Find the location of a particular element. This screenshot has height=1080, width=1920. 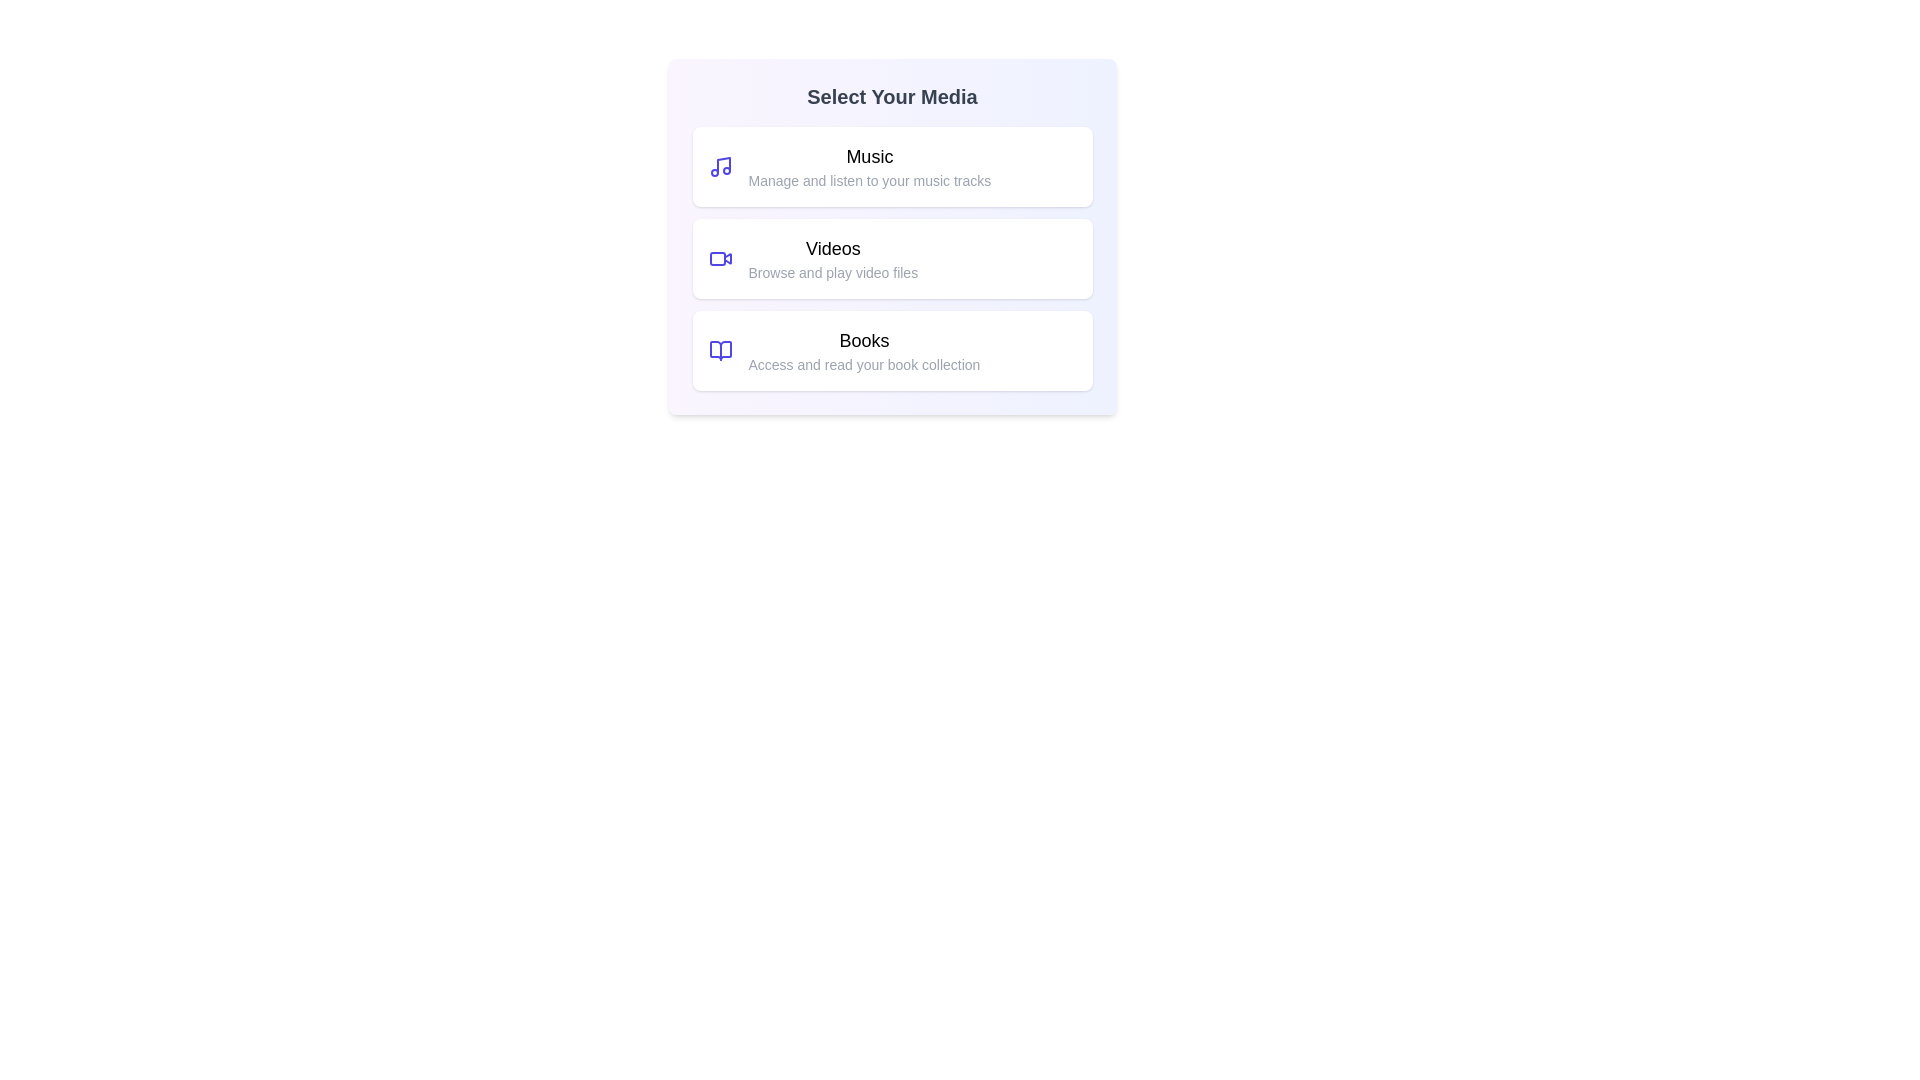

the media option Videos to see the hover effect is located at coordinates (891, 257).